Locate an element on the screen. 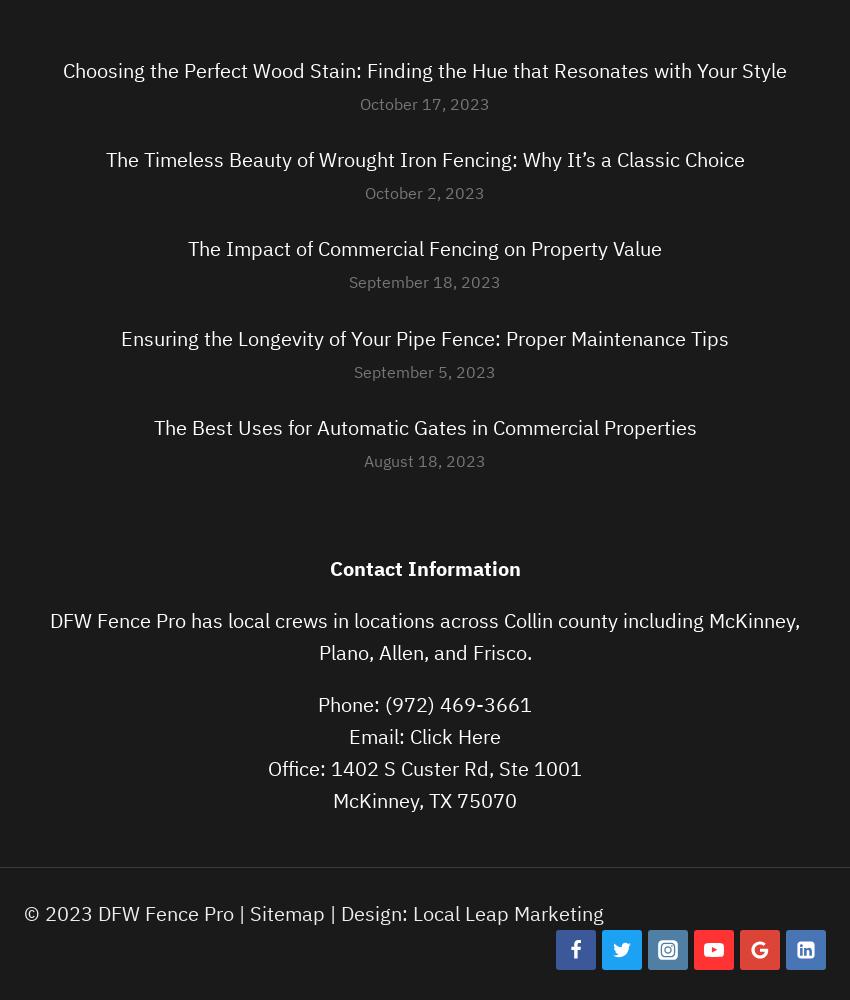  'Office: 1402 S Custer Rd, Ste 1001' is located at coordinates (425, 768).